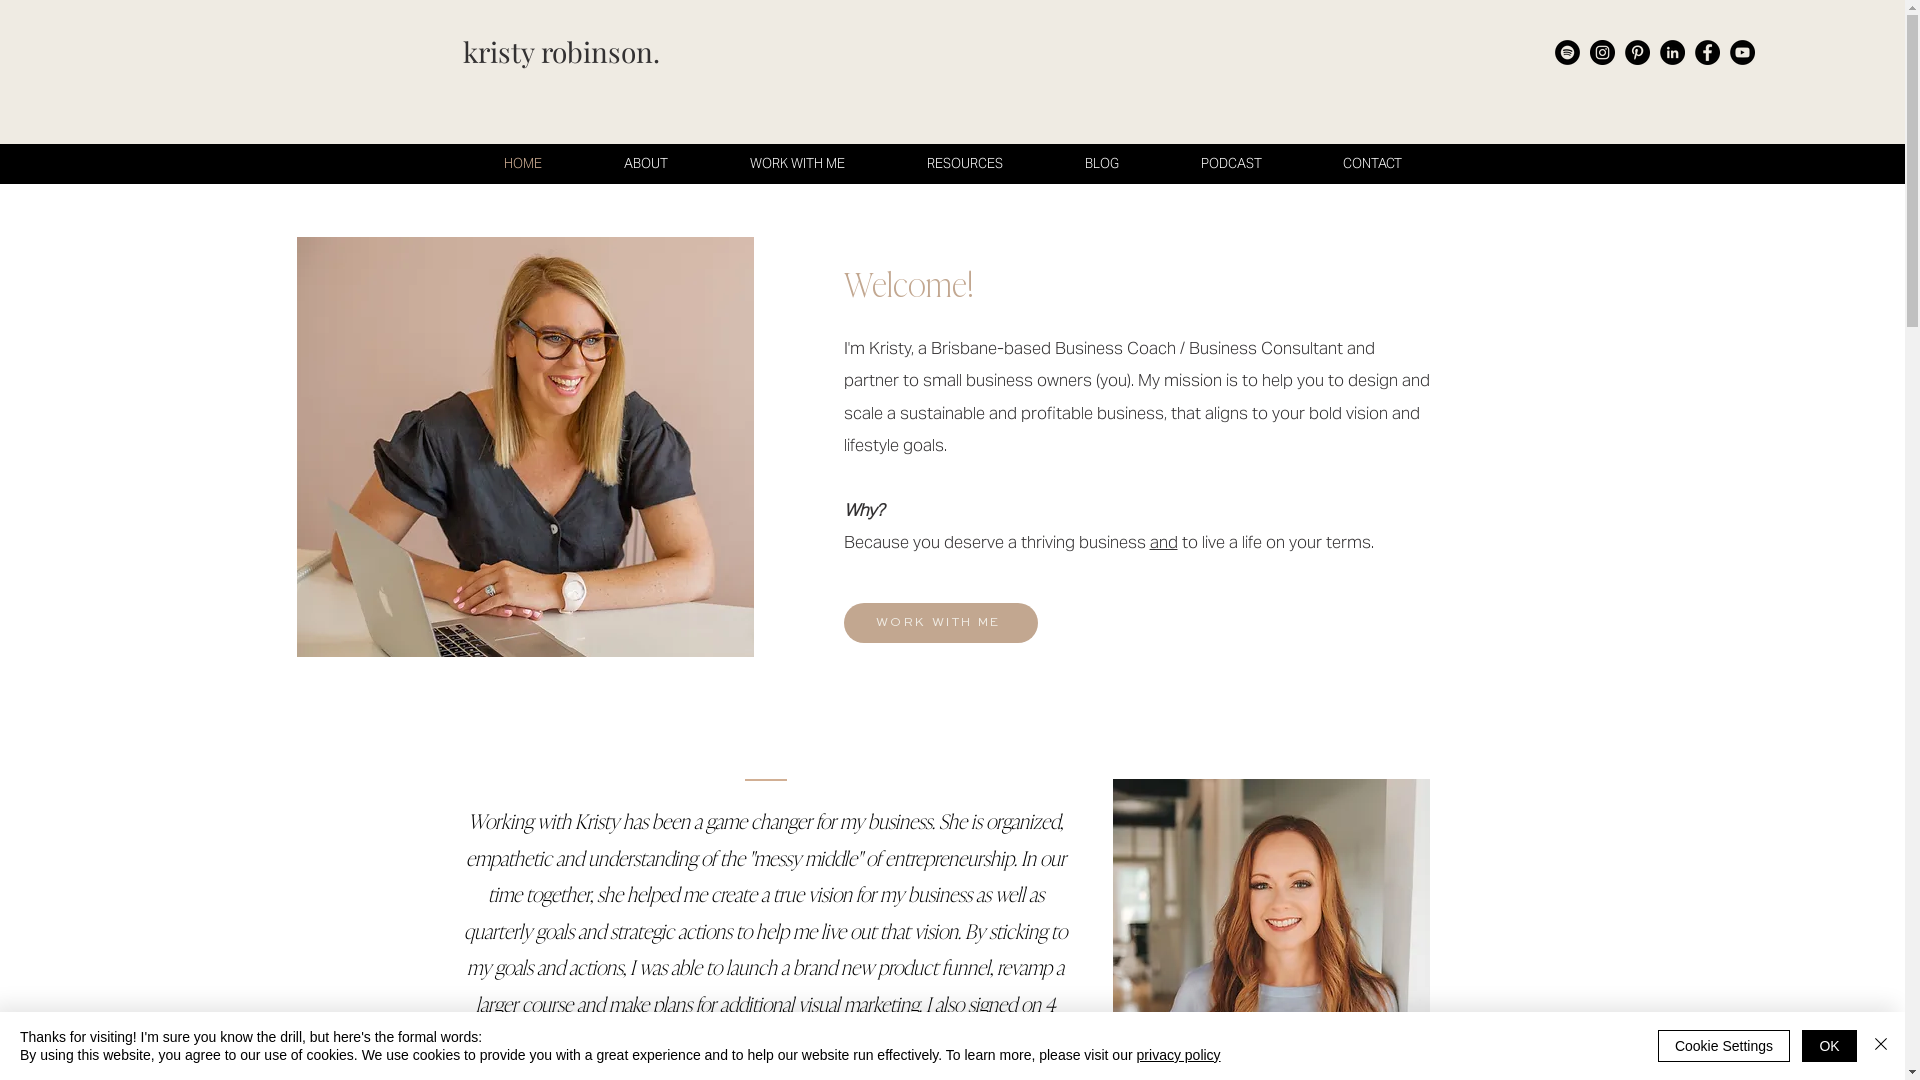  Describe the element at coordinates (1042, 163) in the screenshot. I see `'BLOG'` at that location.